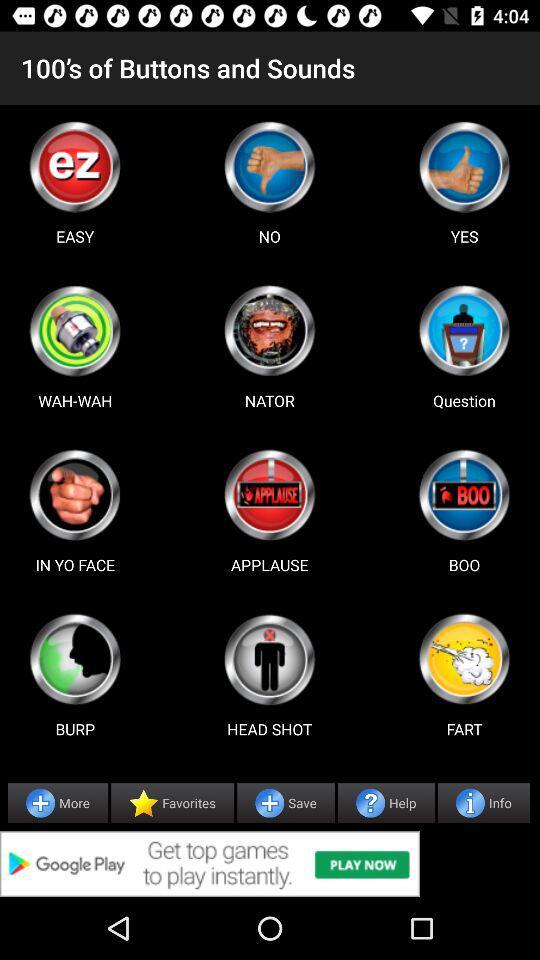  Describe the element at coordinates (74, 494) in the screenshot. I see `tag option` at that location.